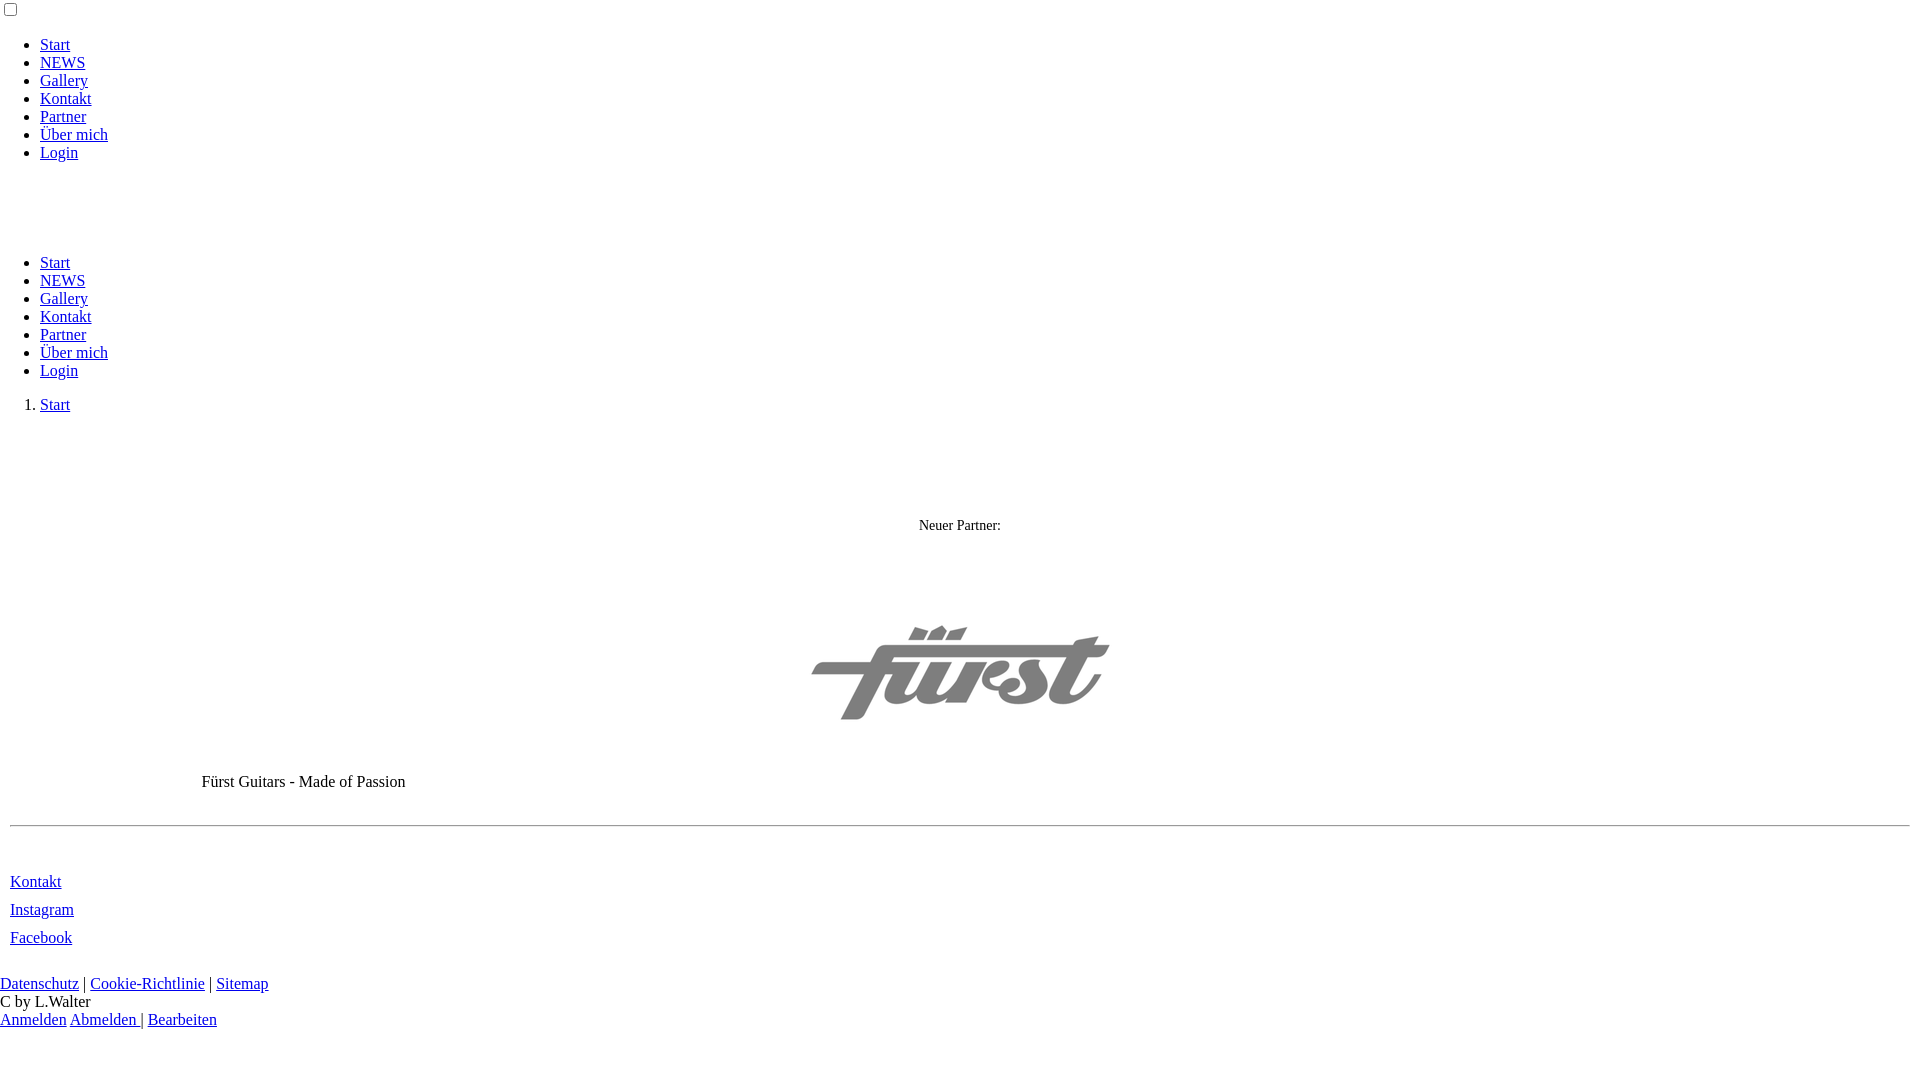 The image size is (1920, 1080). I want to click on 'Login', so click(58, 370).